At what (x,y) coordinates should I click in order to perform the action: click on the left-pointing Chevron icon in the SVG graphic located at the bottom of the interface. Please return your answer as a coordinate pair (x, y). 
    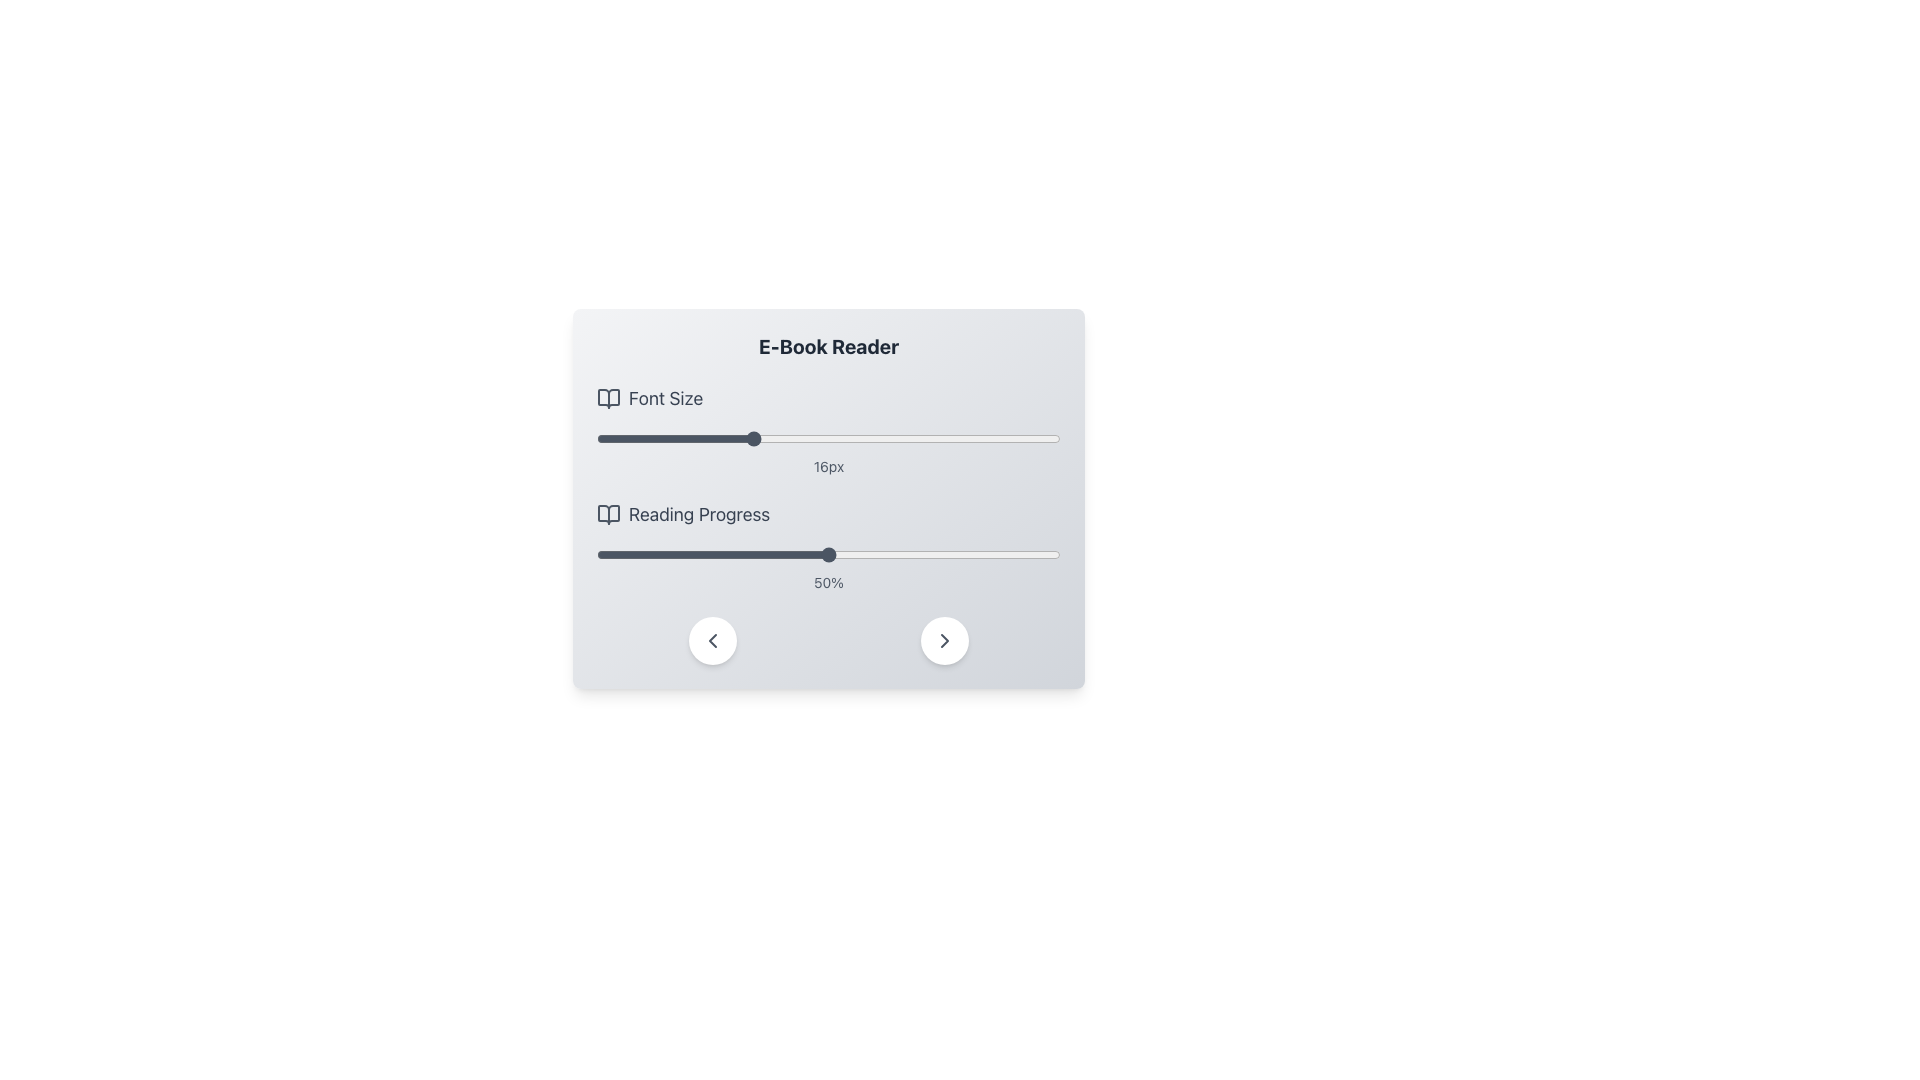
    Looking at the image, I should click on (713, 640).